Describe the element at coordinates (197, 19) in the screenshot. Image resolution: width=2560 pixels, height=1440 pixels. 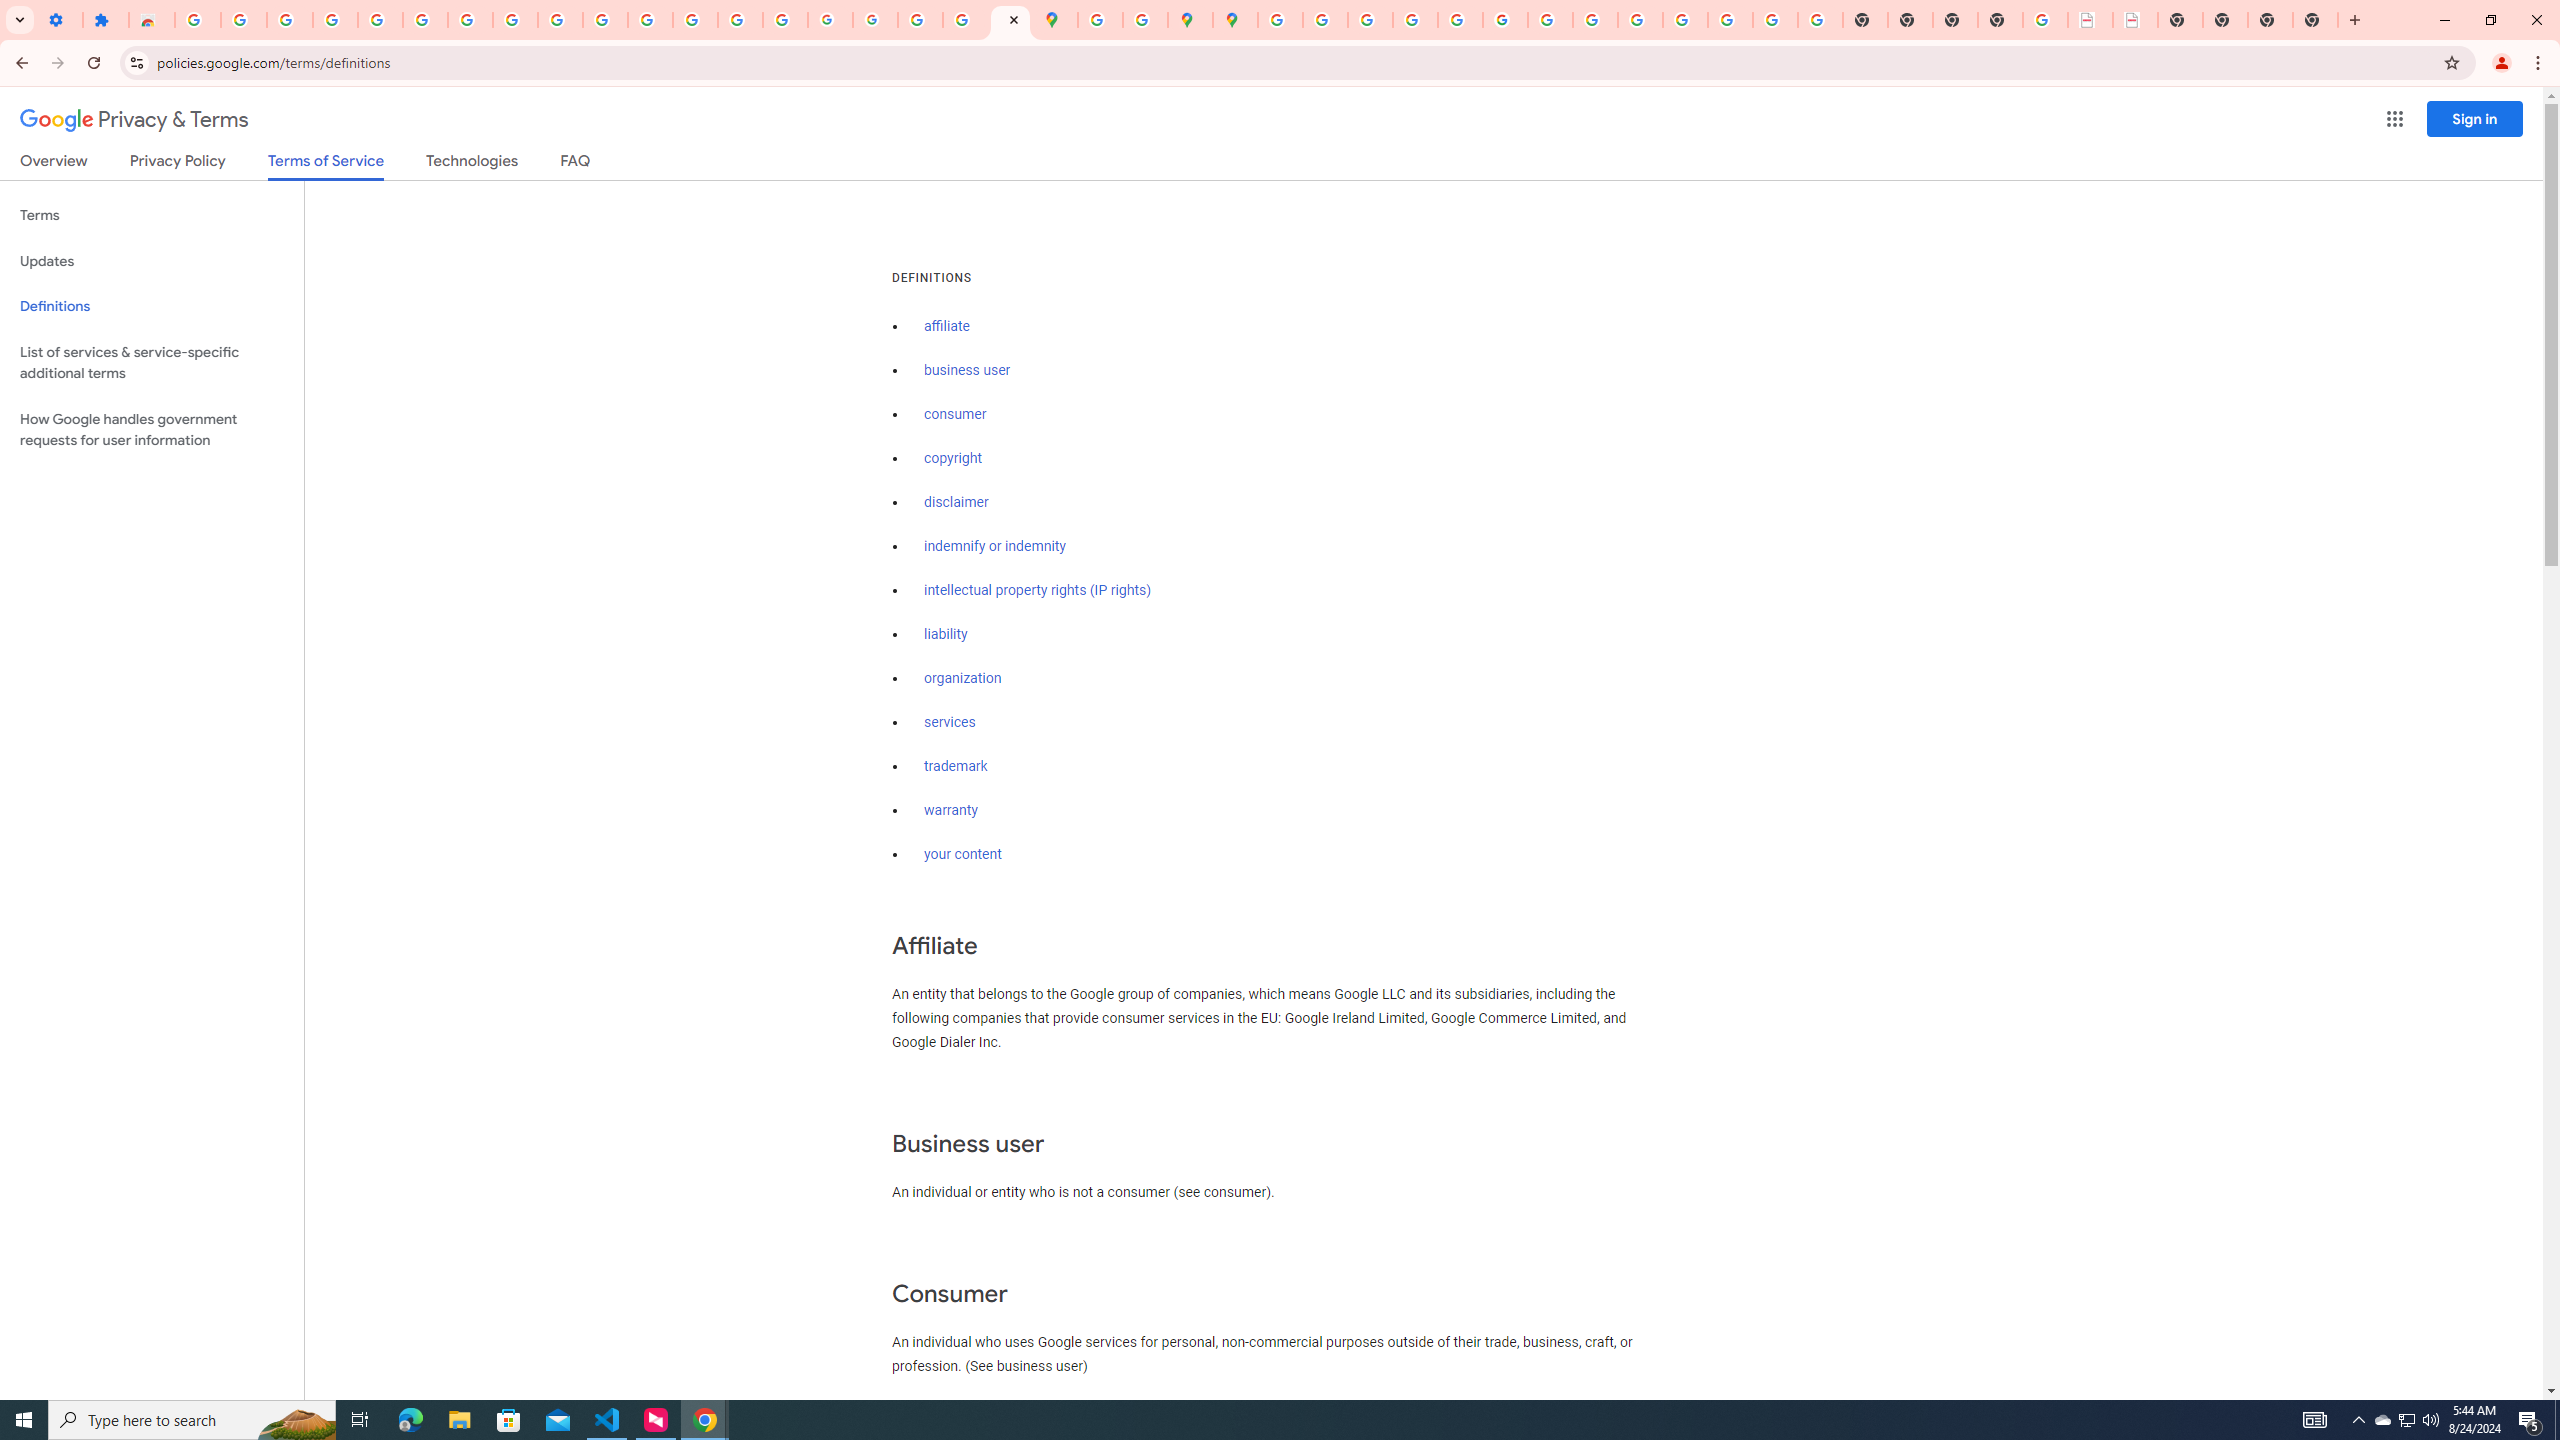
I see `'Sign in - Google Accounts'` at that location.